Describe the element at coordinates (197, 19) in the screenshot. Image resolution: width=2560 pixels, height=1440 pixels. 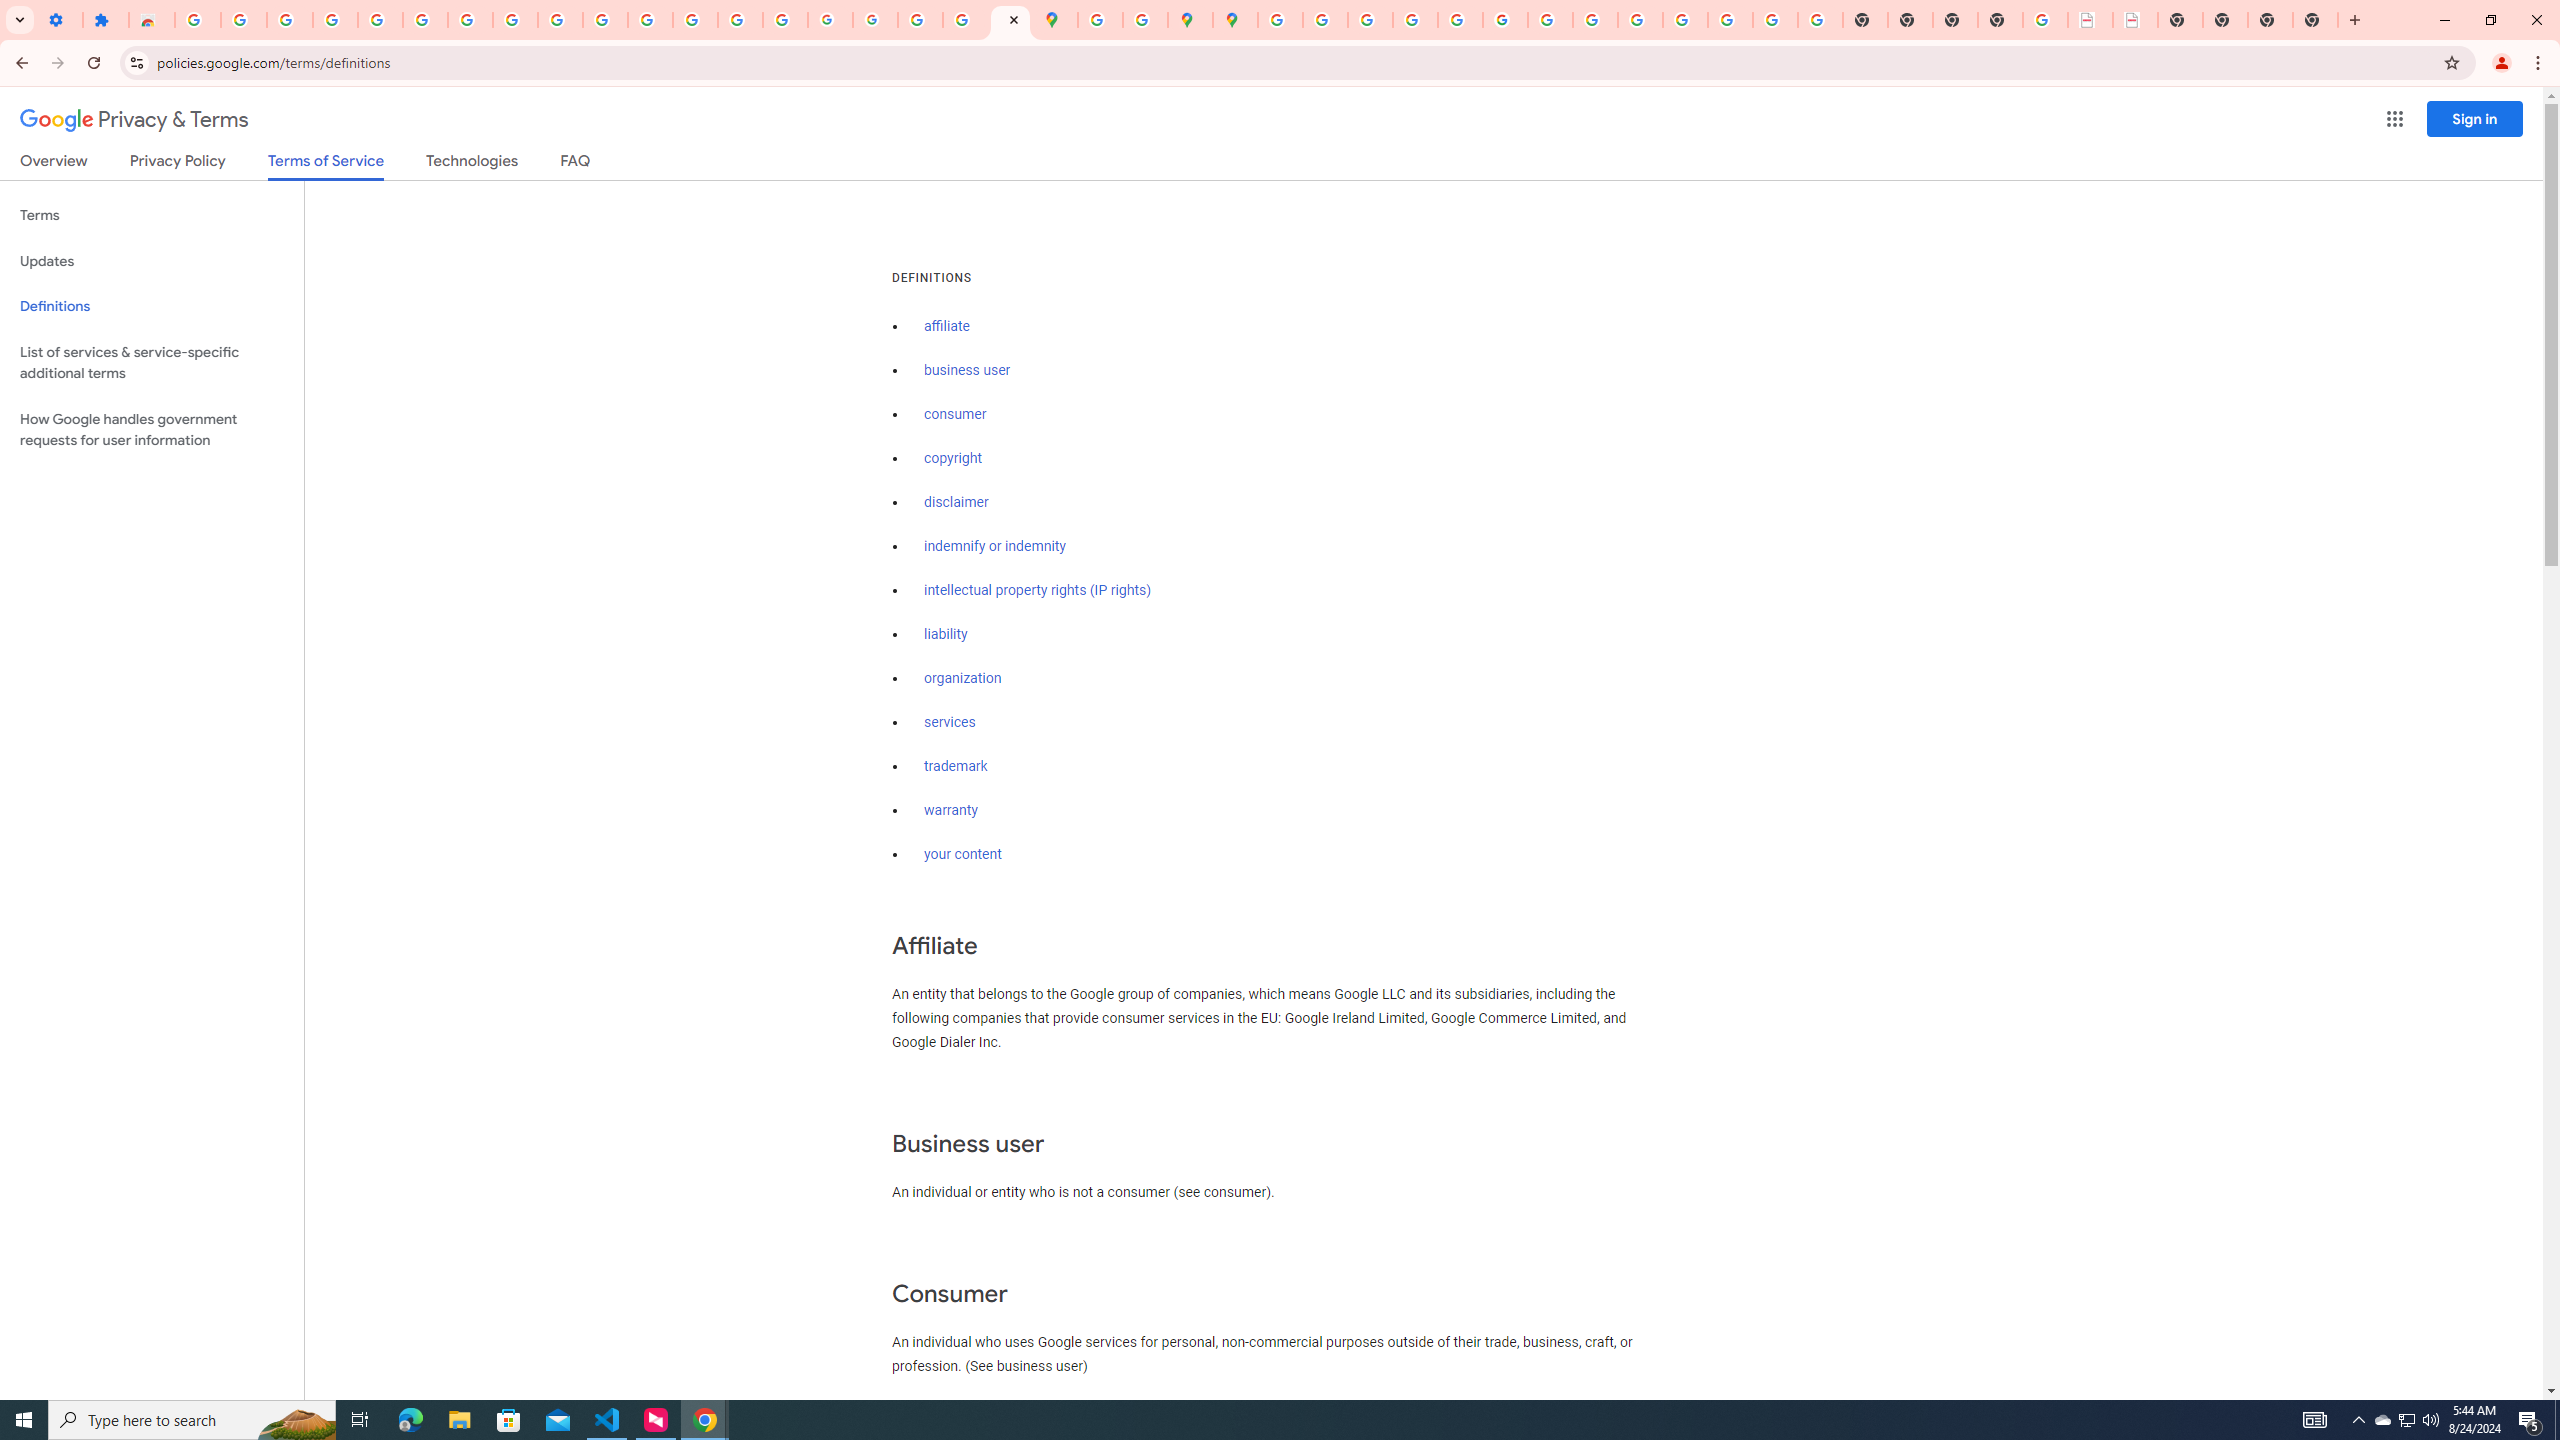
I see `'Sign in - Google Accounts'` at that location.